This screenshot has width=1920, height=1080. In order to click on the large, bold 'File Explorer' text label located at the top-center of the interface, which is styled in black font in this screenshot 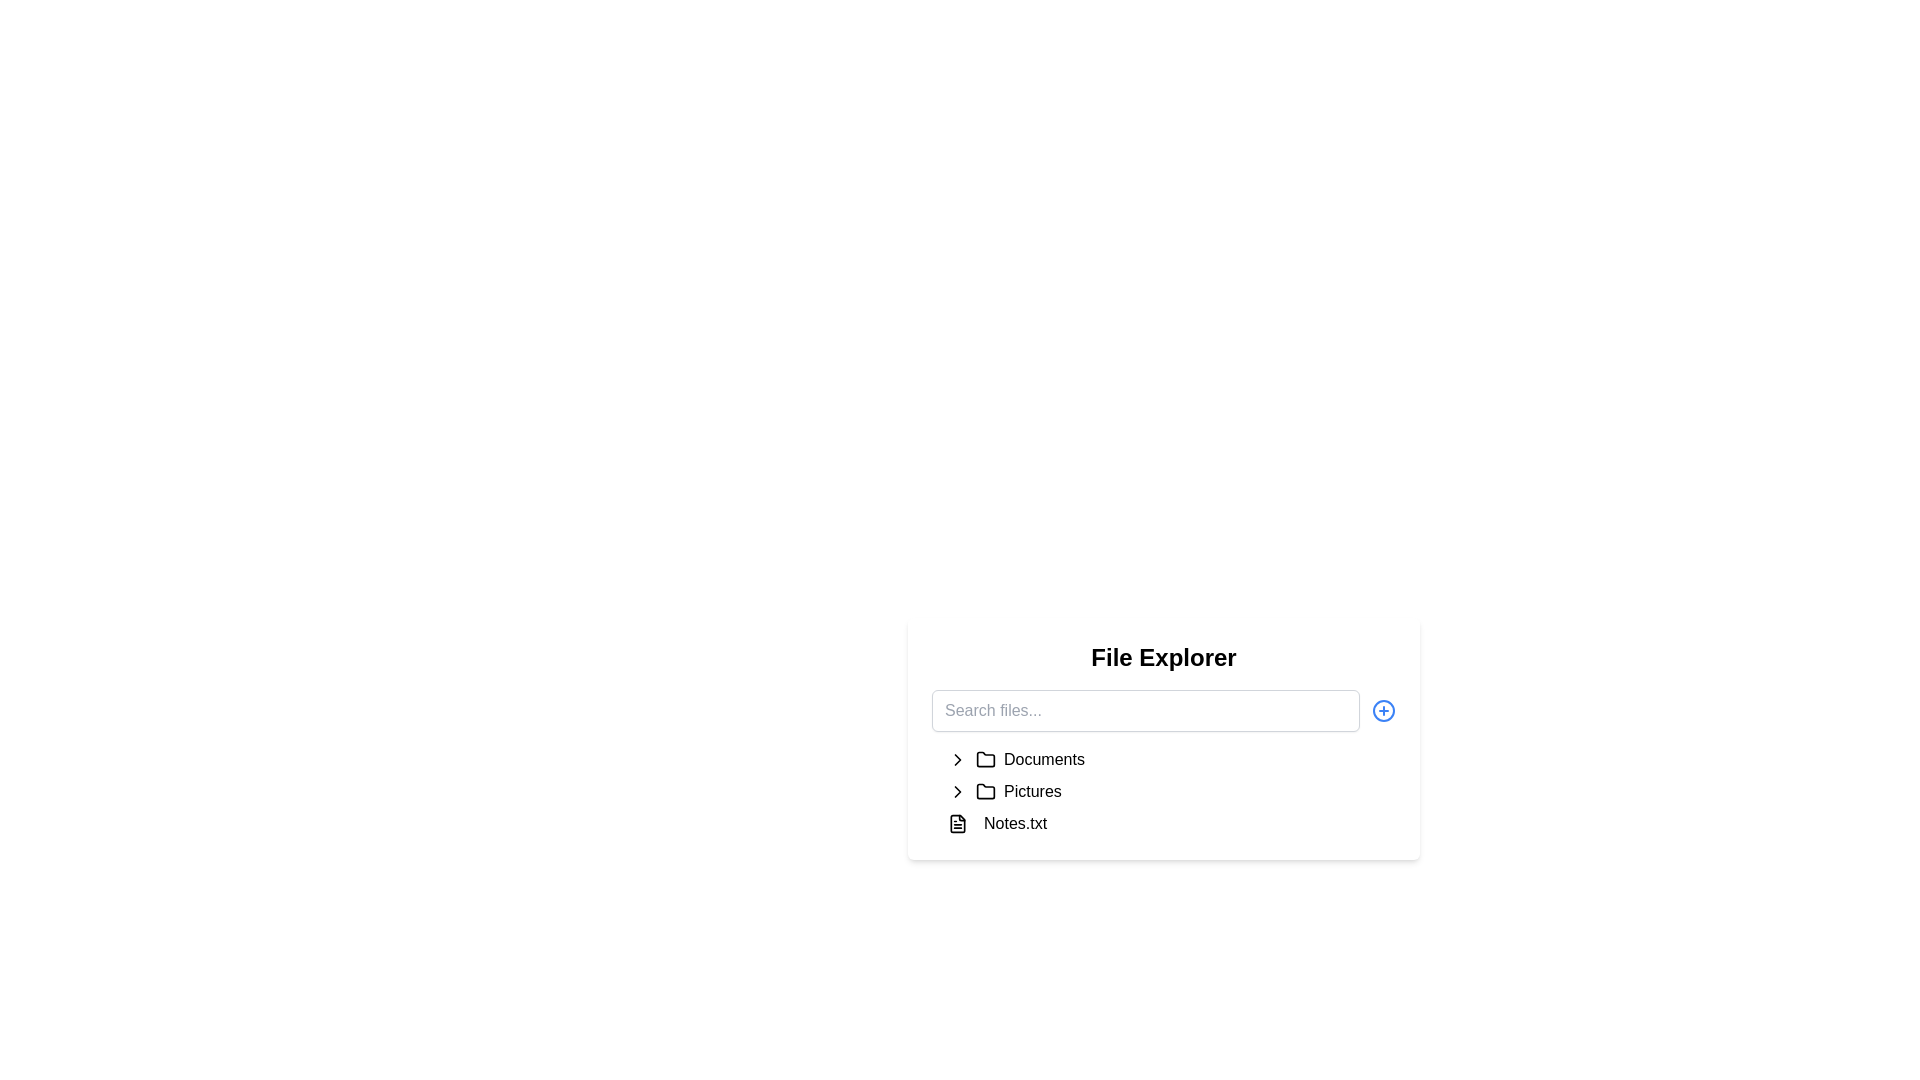, I will do `click(1163, 658)`.